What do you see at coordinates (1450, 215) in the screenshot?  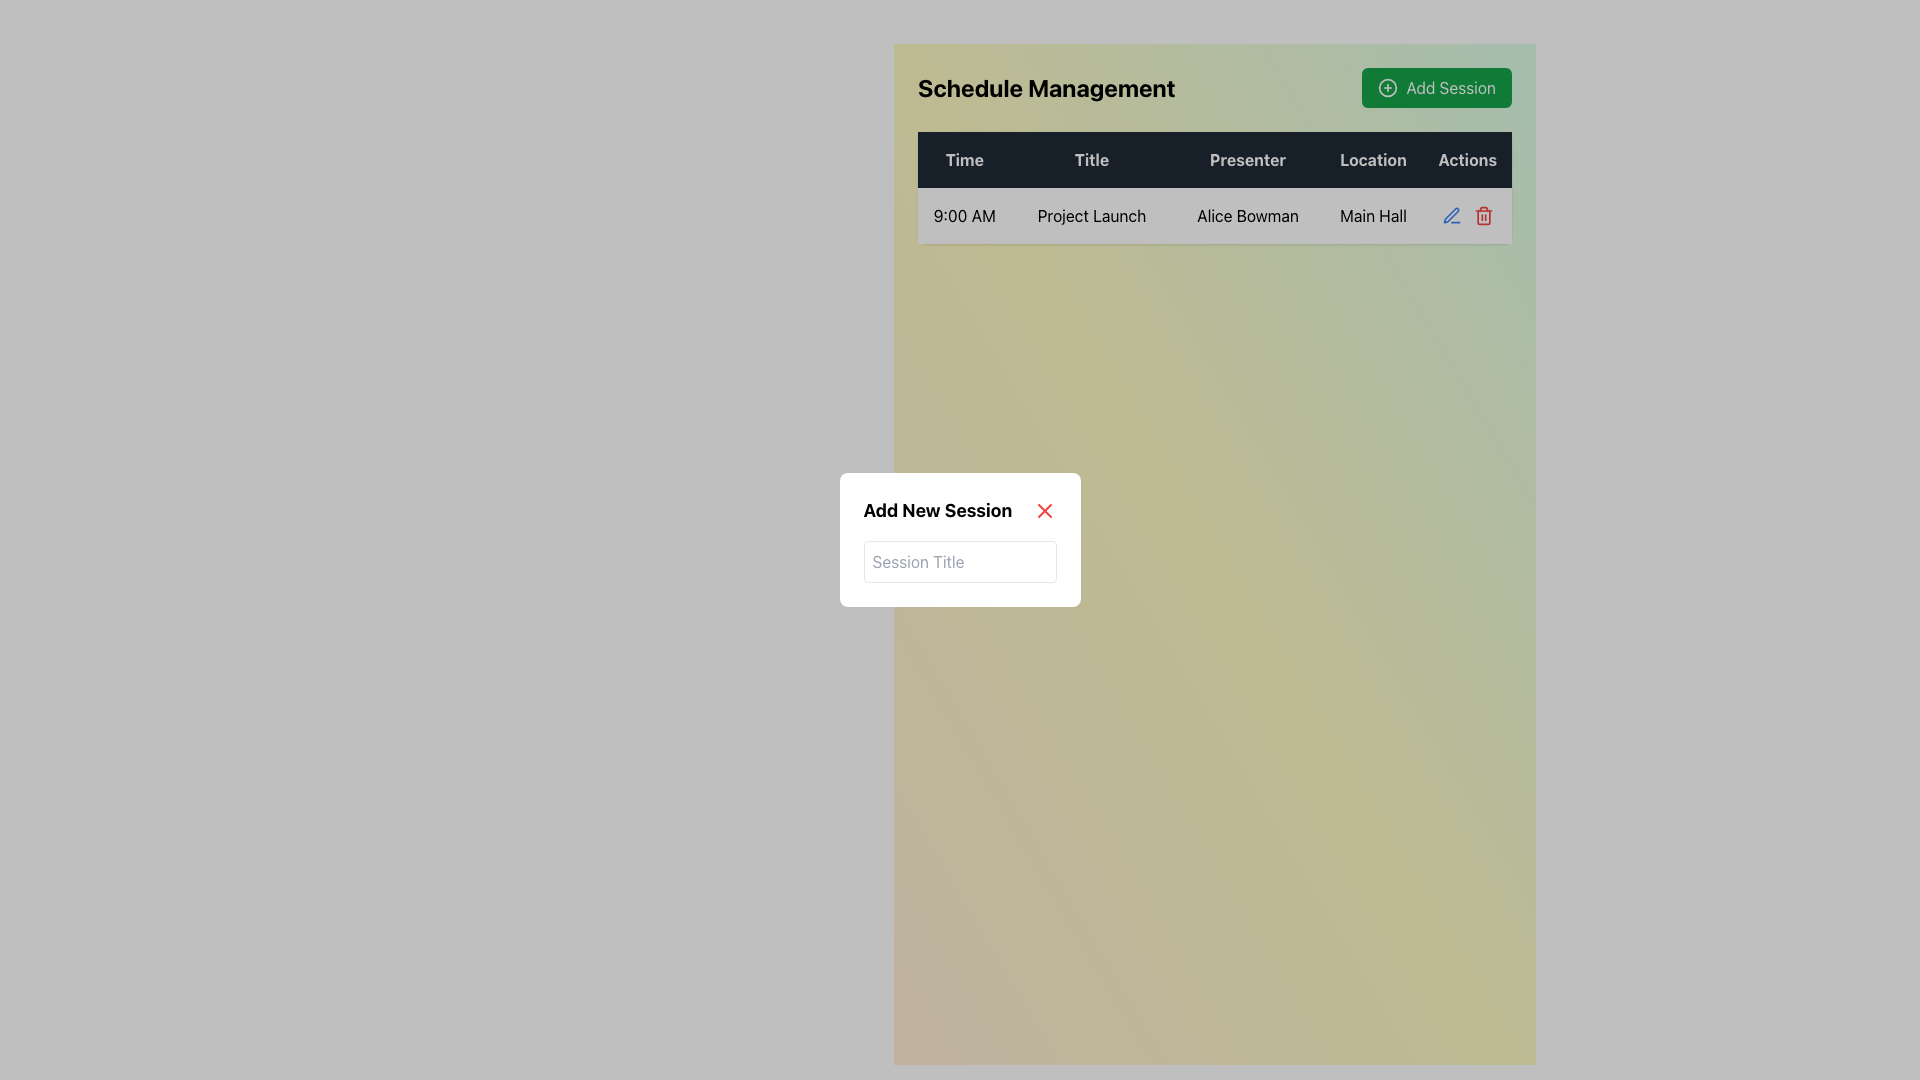 I see `the modern outline pen icon located at the top right of the Actions column in the session schedule table` at bounding box center [1450, 215].